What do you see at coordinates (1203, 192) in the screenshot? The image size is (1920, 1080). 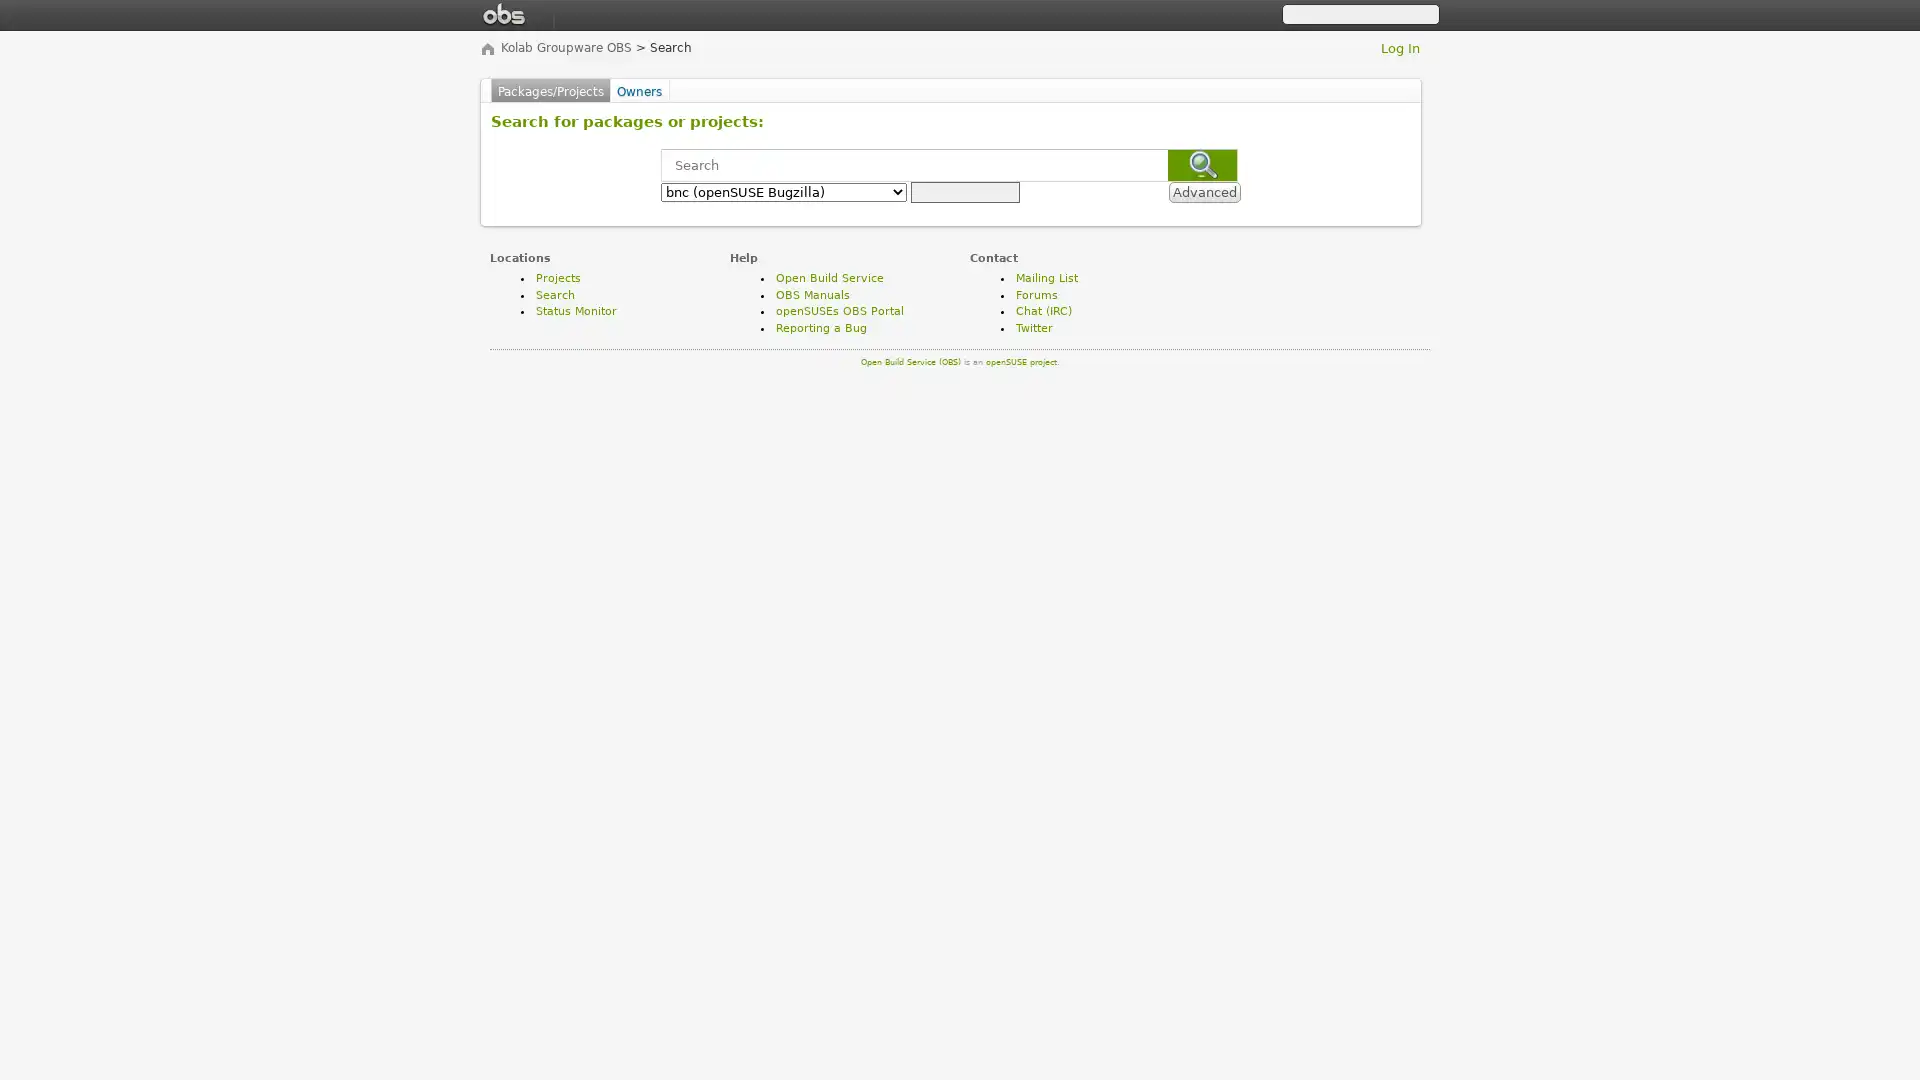 I see `Advanced` at bounding box center [1203, 192].